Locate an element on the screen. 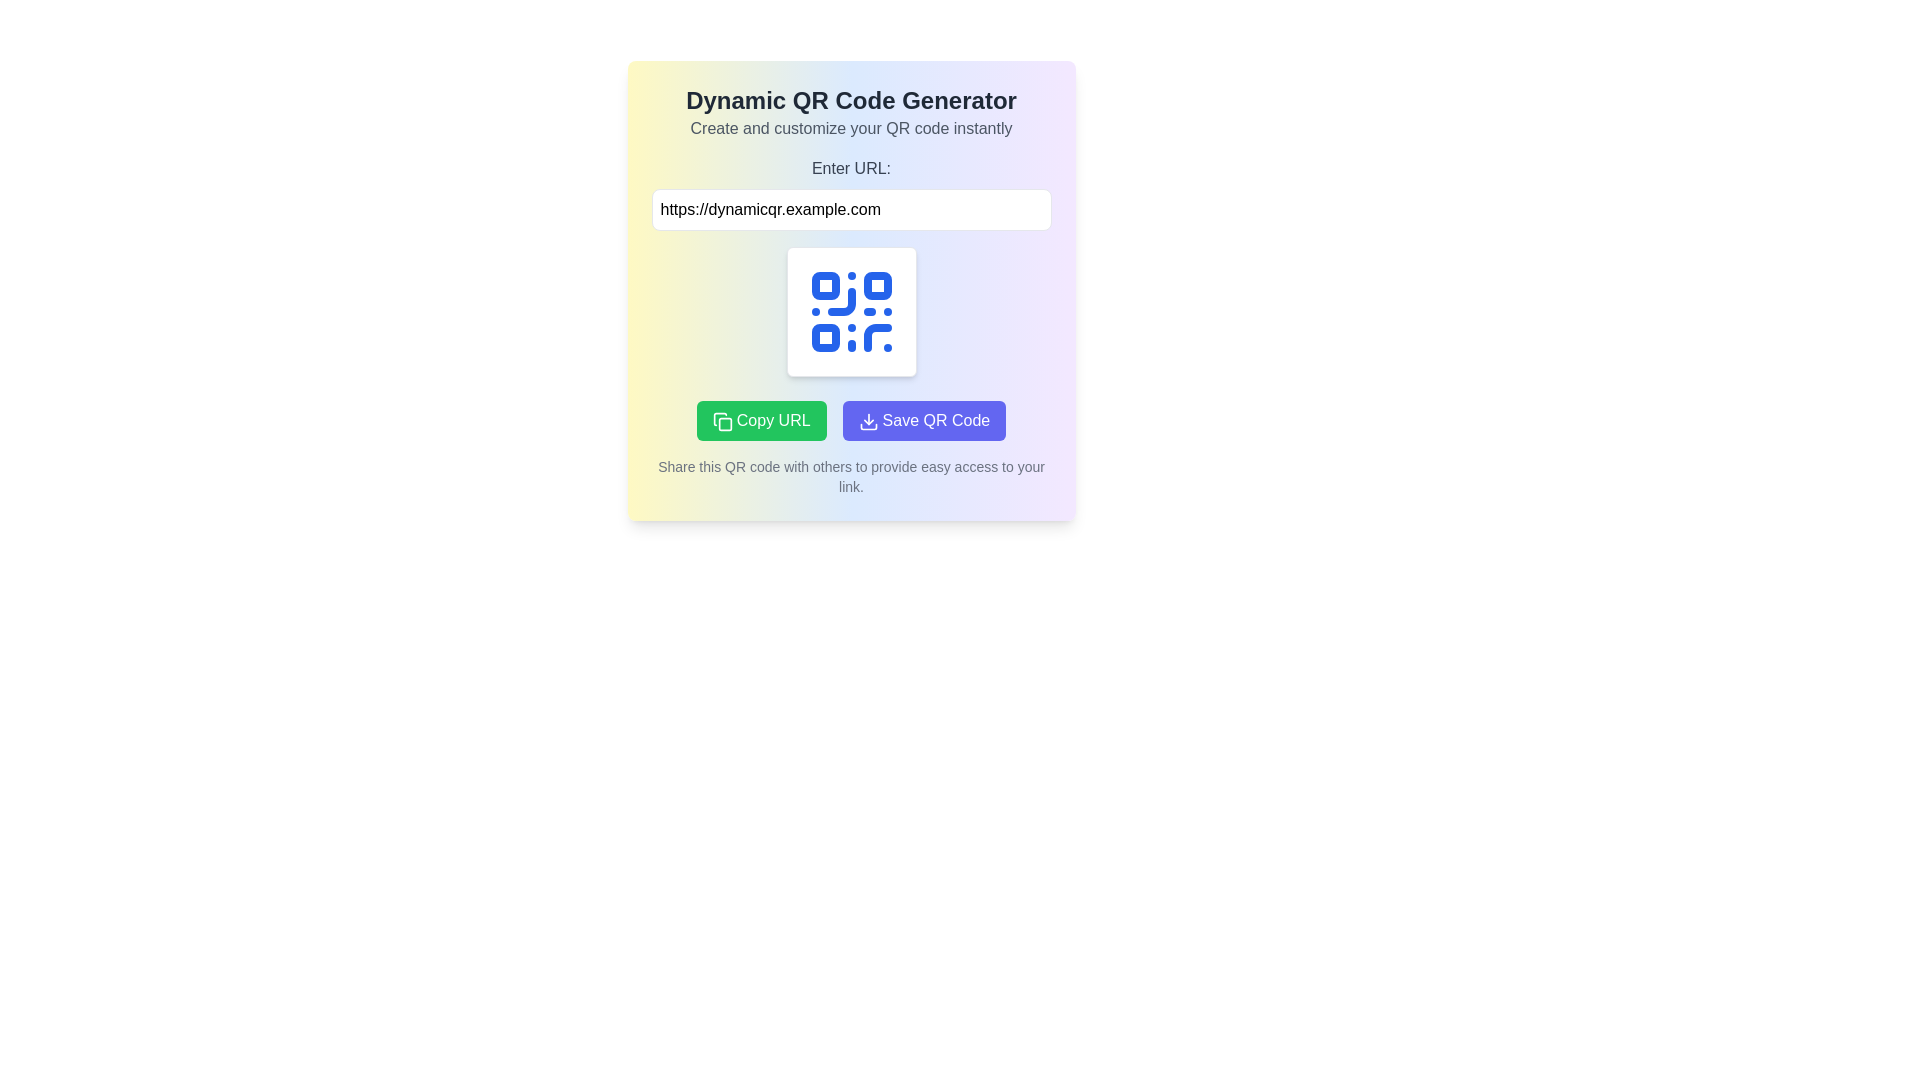  graphical icon adjacent to the left side of the 'Copy URL' button for design purposes is located at coordinates (721, 420).